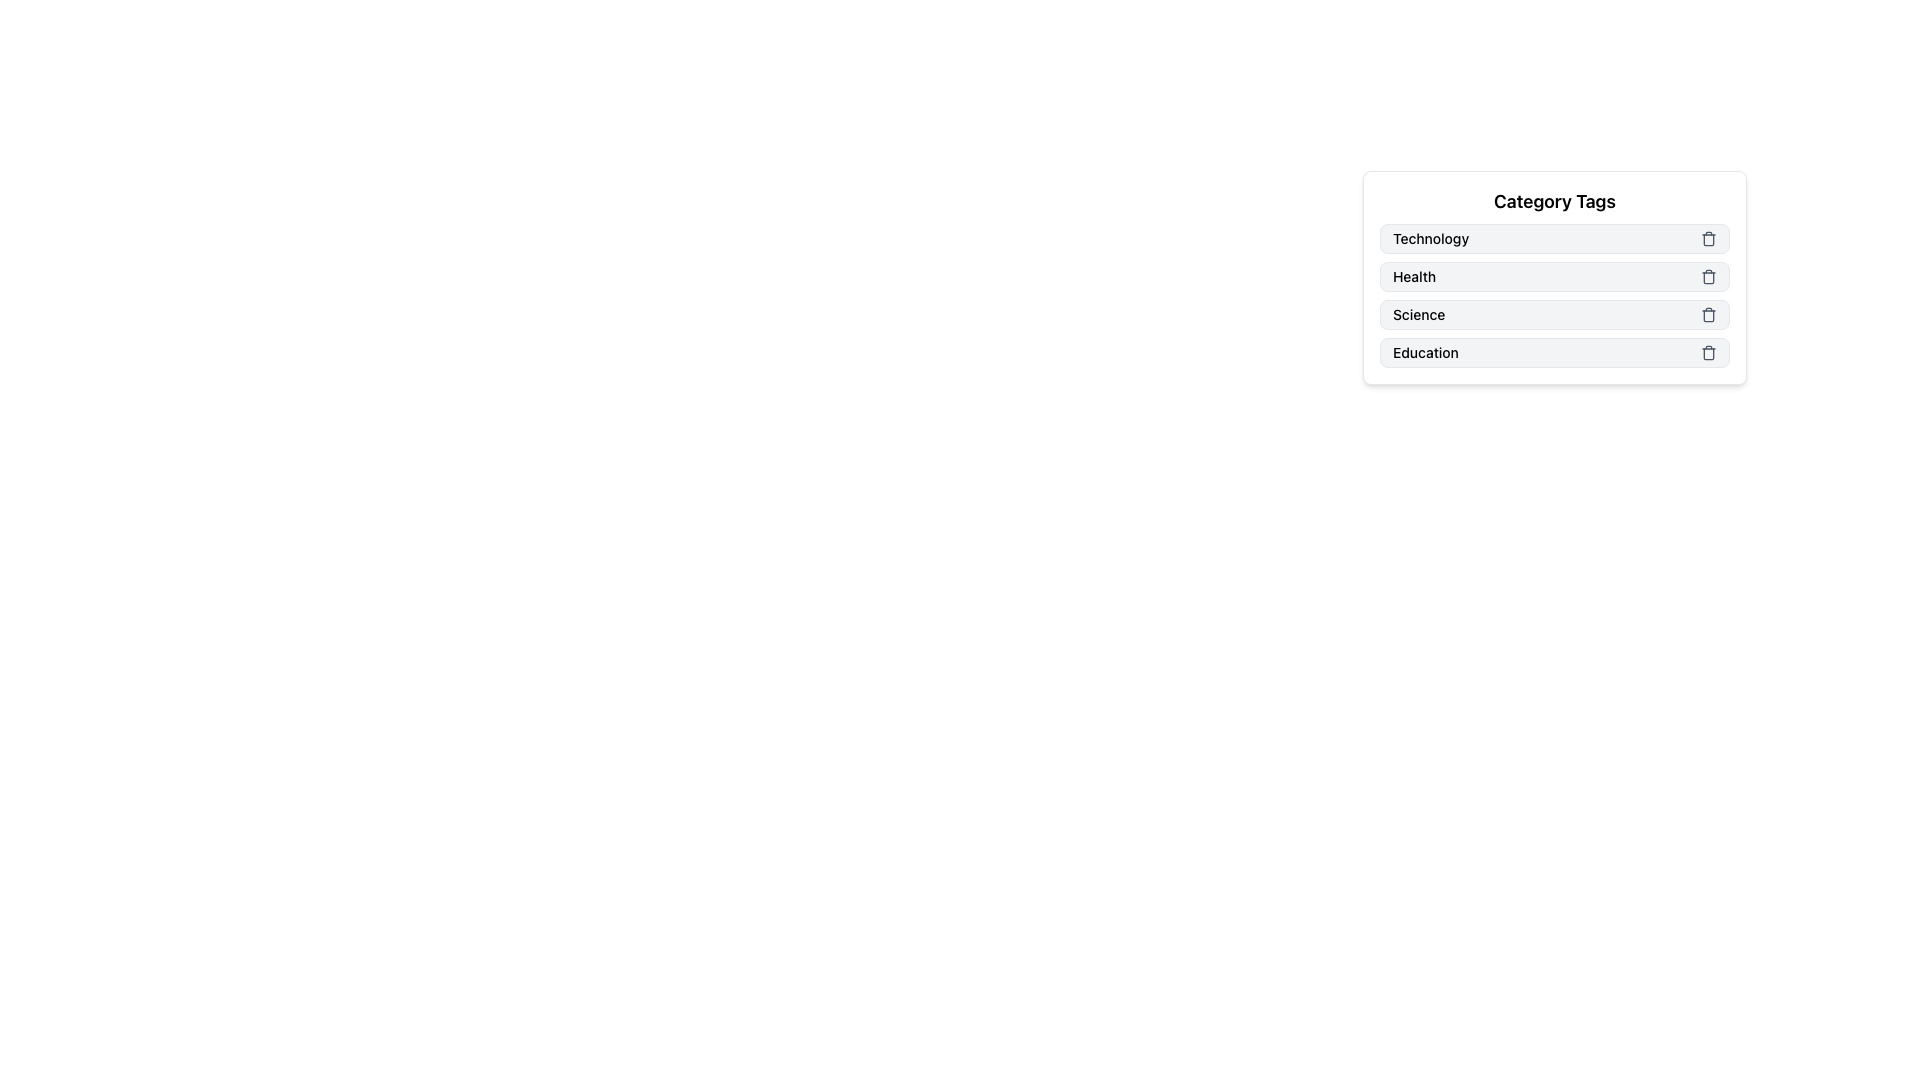 Image resolution: width=1920 pixels, height=1080 pixels. What do you see at coordinates (1707, 315) in the screenshot?
I see `the trash can icon button, which is styled with a gray color and rounded corners, located on the right-hand side of the 'Science' row in the 'Category Tags' section` at bounding box center [1707, 315].